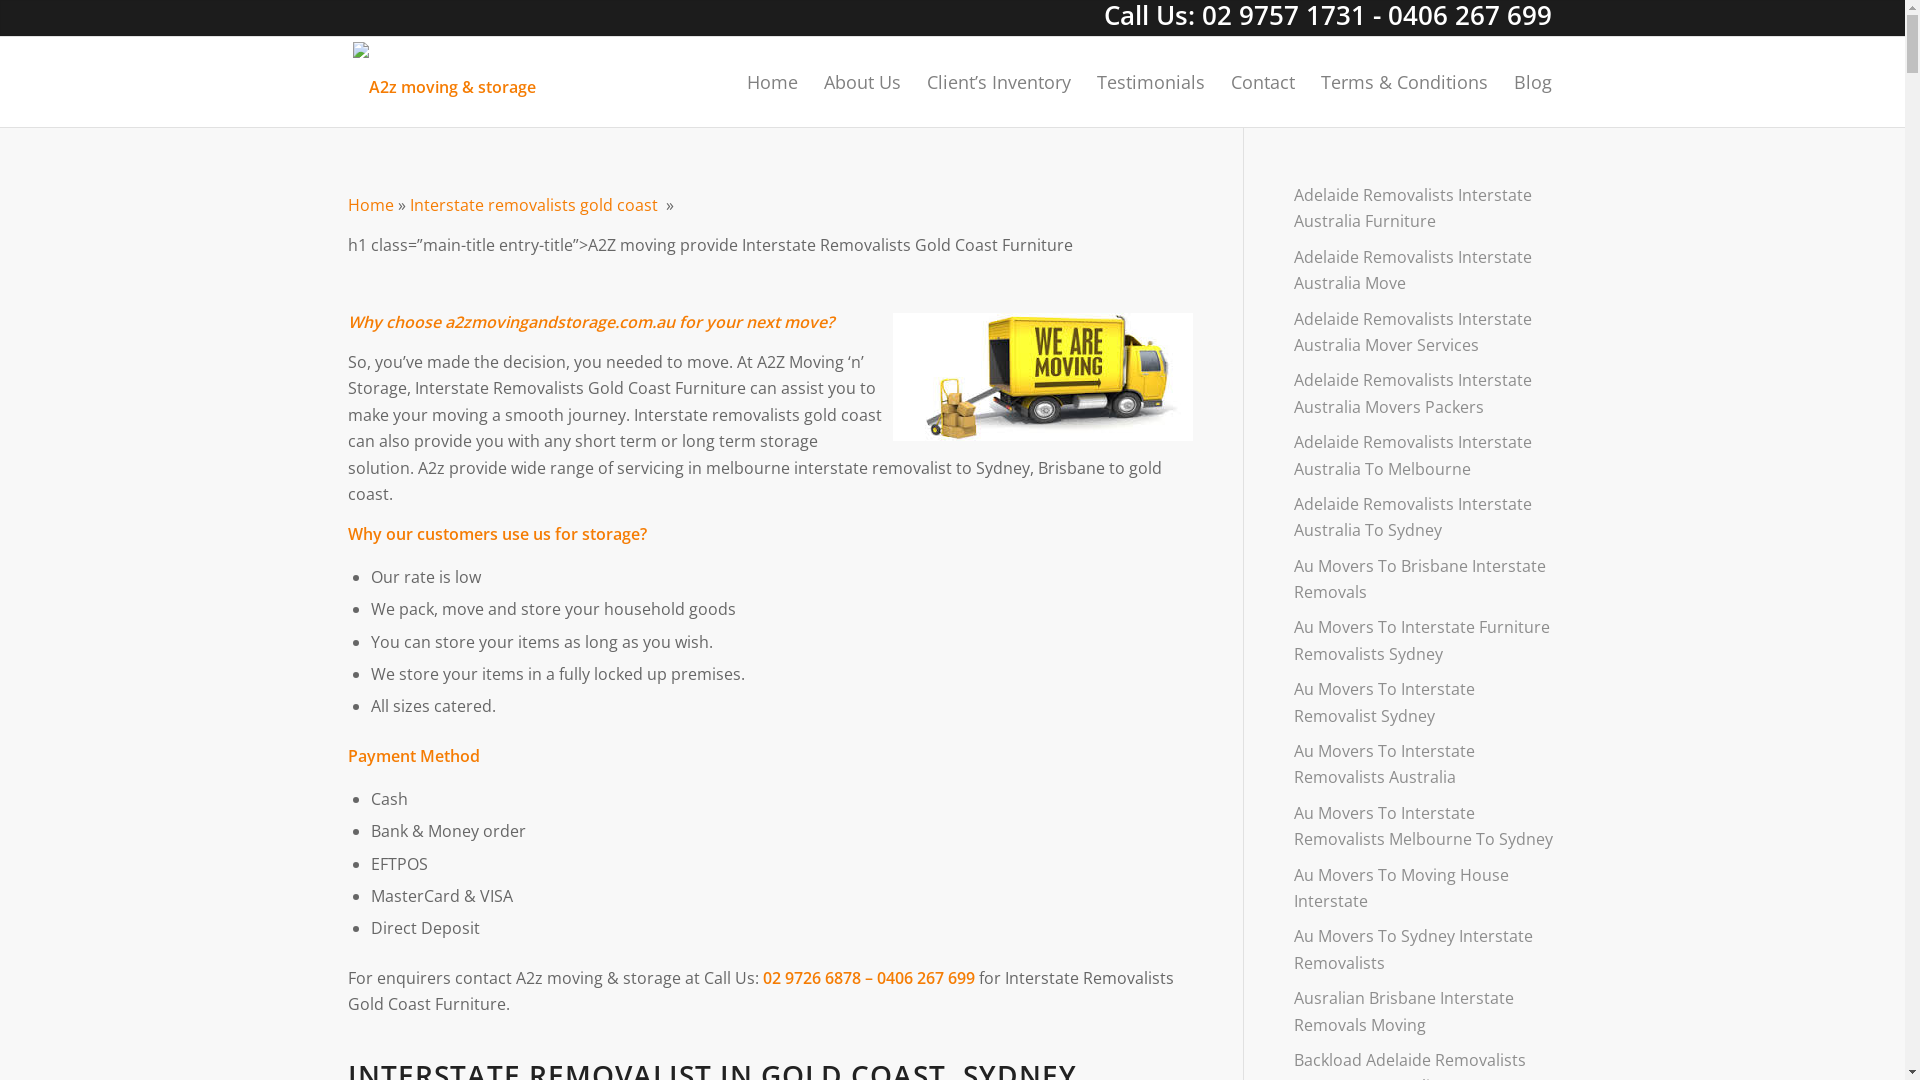  What do you see at coordinates (1424, 516) in the screenshot?
I see `'Adelaide Removalists Interstate Australia To Sydney'` at bounding box center [1424, 516].